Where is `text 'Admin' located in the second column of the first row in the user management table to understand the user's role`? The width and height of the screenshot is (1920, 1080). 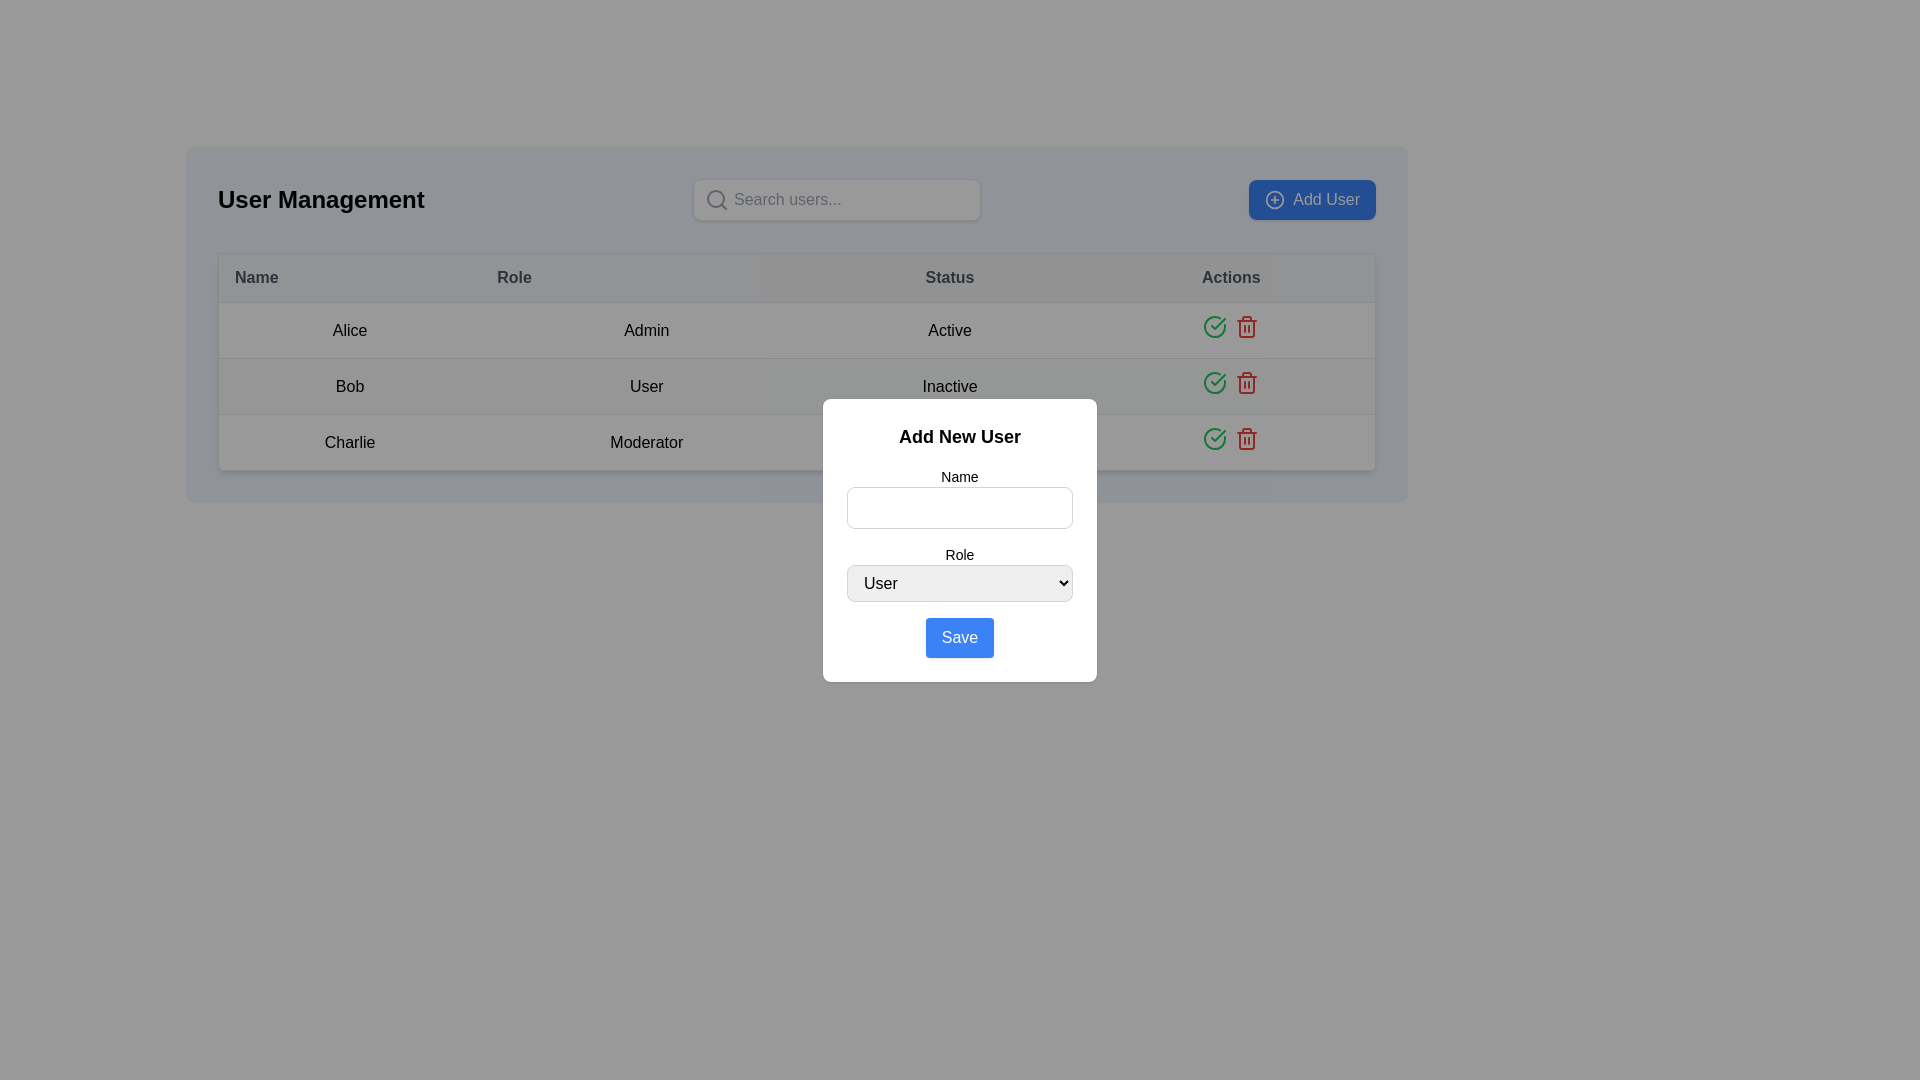 text 'Admin' located in the second column of the first row in the user management table to understand the user's role is located at coordinates (646, 329).